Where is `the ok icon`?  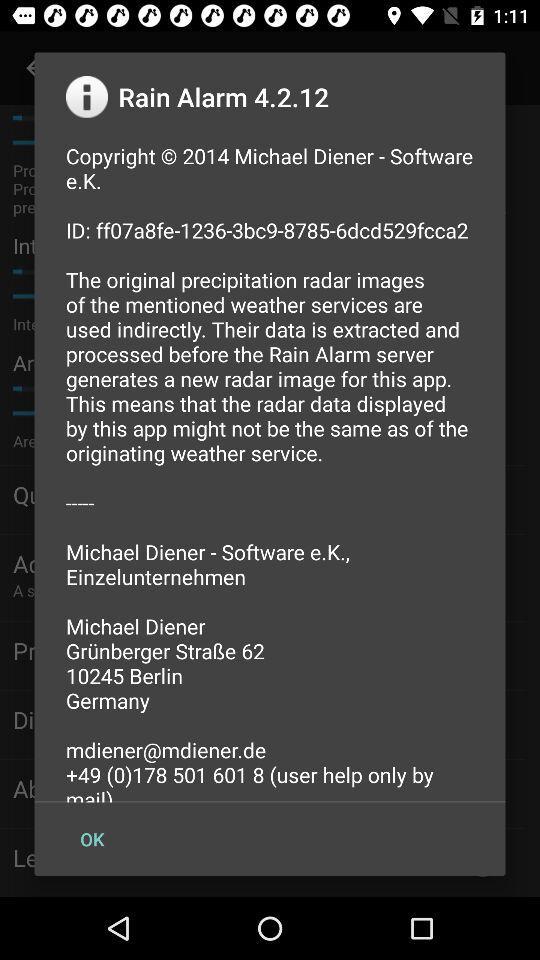 the ok icon is located at coordinates (91, 839).